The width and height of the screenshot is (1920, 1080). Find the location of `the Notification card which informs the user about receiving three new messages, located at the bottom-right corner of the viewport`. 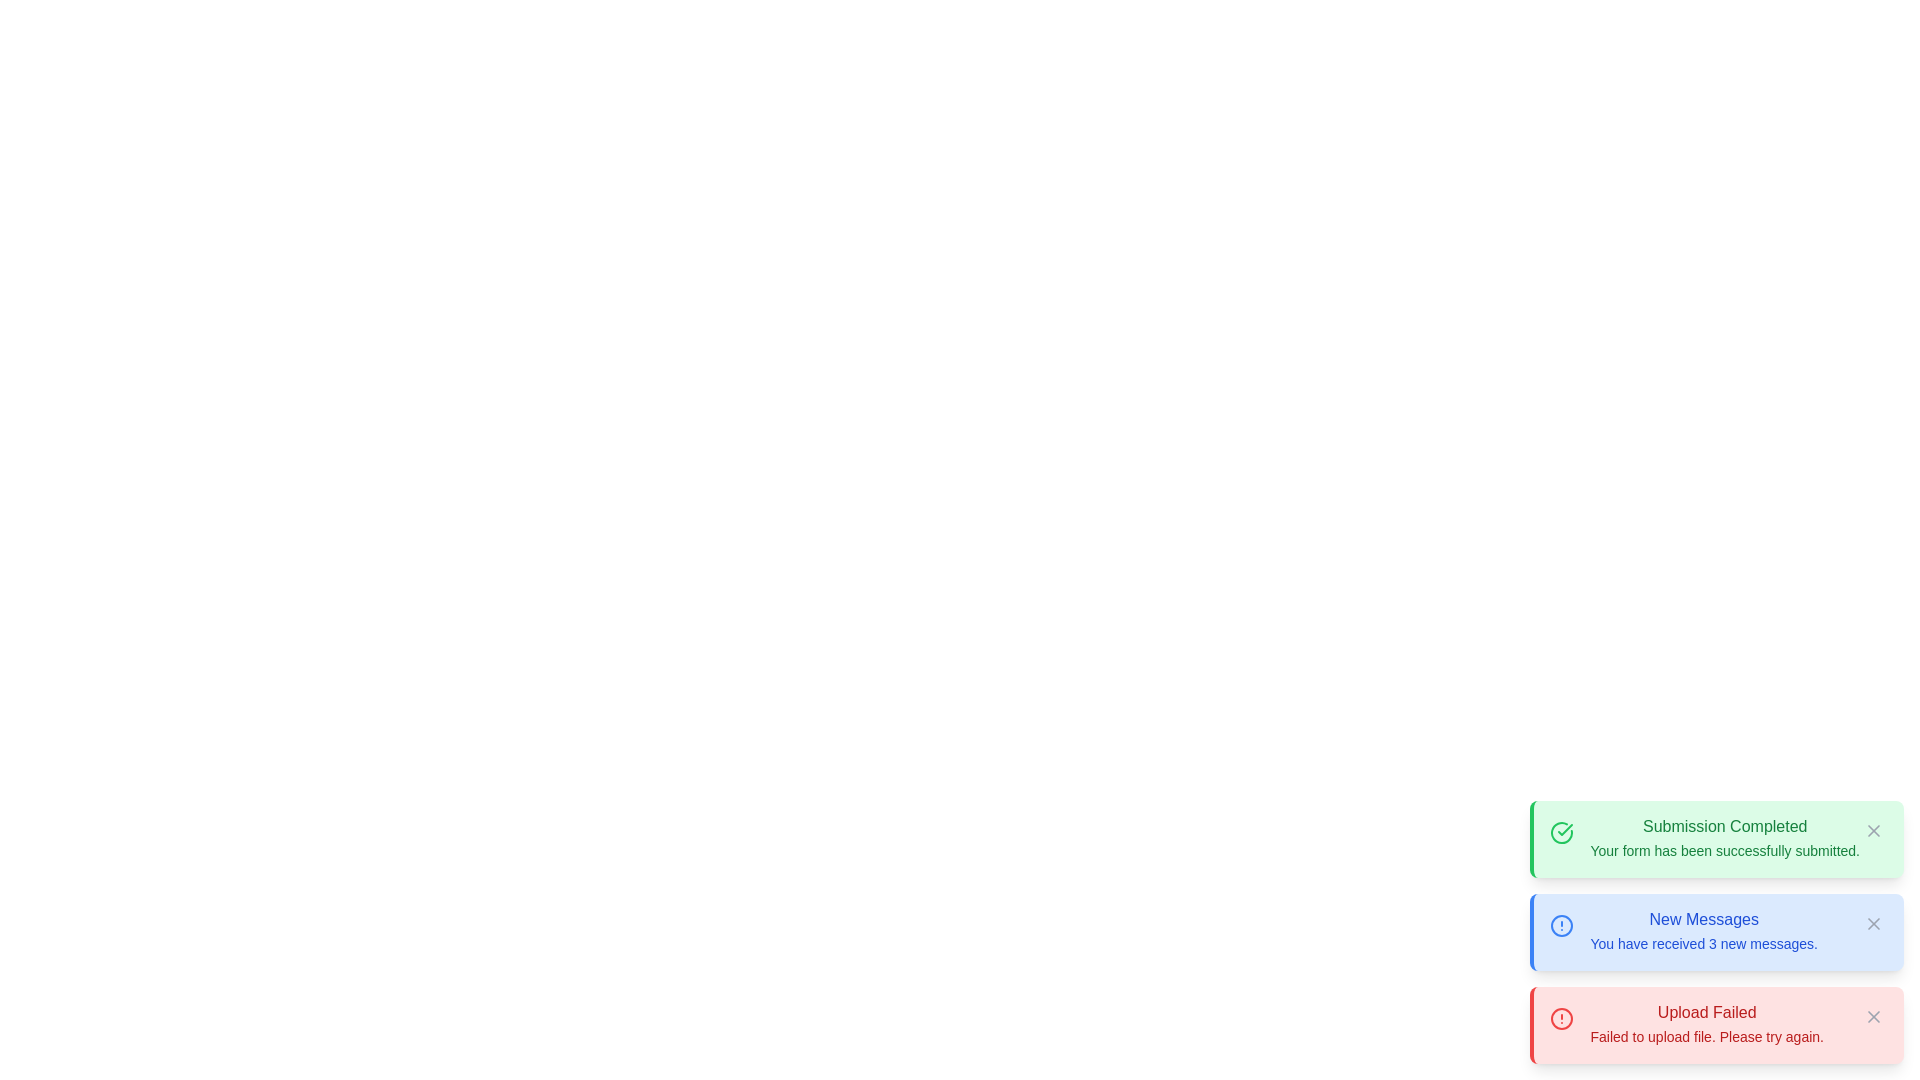

the Notification card which informs the user about receiving three new messages, located at the bottom-right corner of the viewport is located at coordinates (1716, 932).